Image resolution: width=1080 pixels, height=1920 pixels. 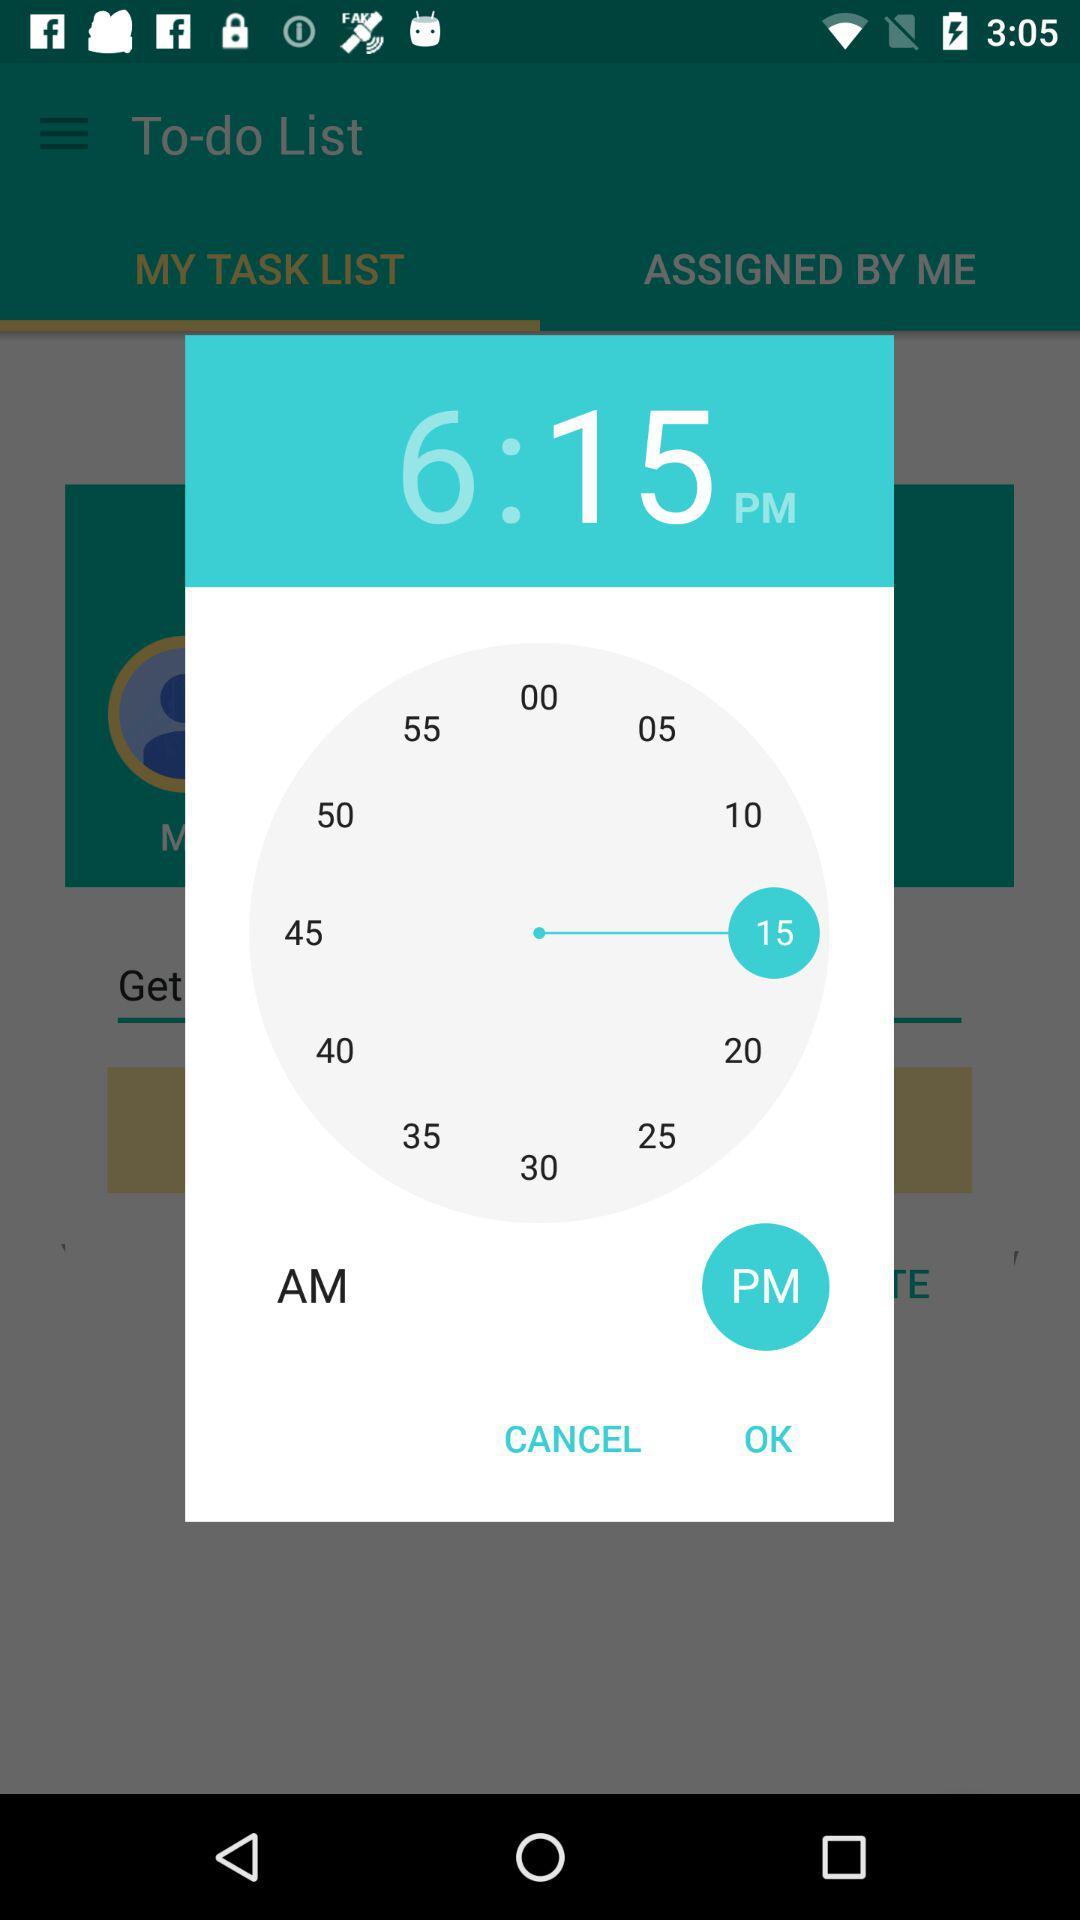 I want to click on item to the left of the :, so click(x=436, y=459).